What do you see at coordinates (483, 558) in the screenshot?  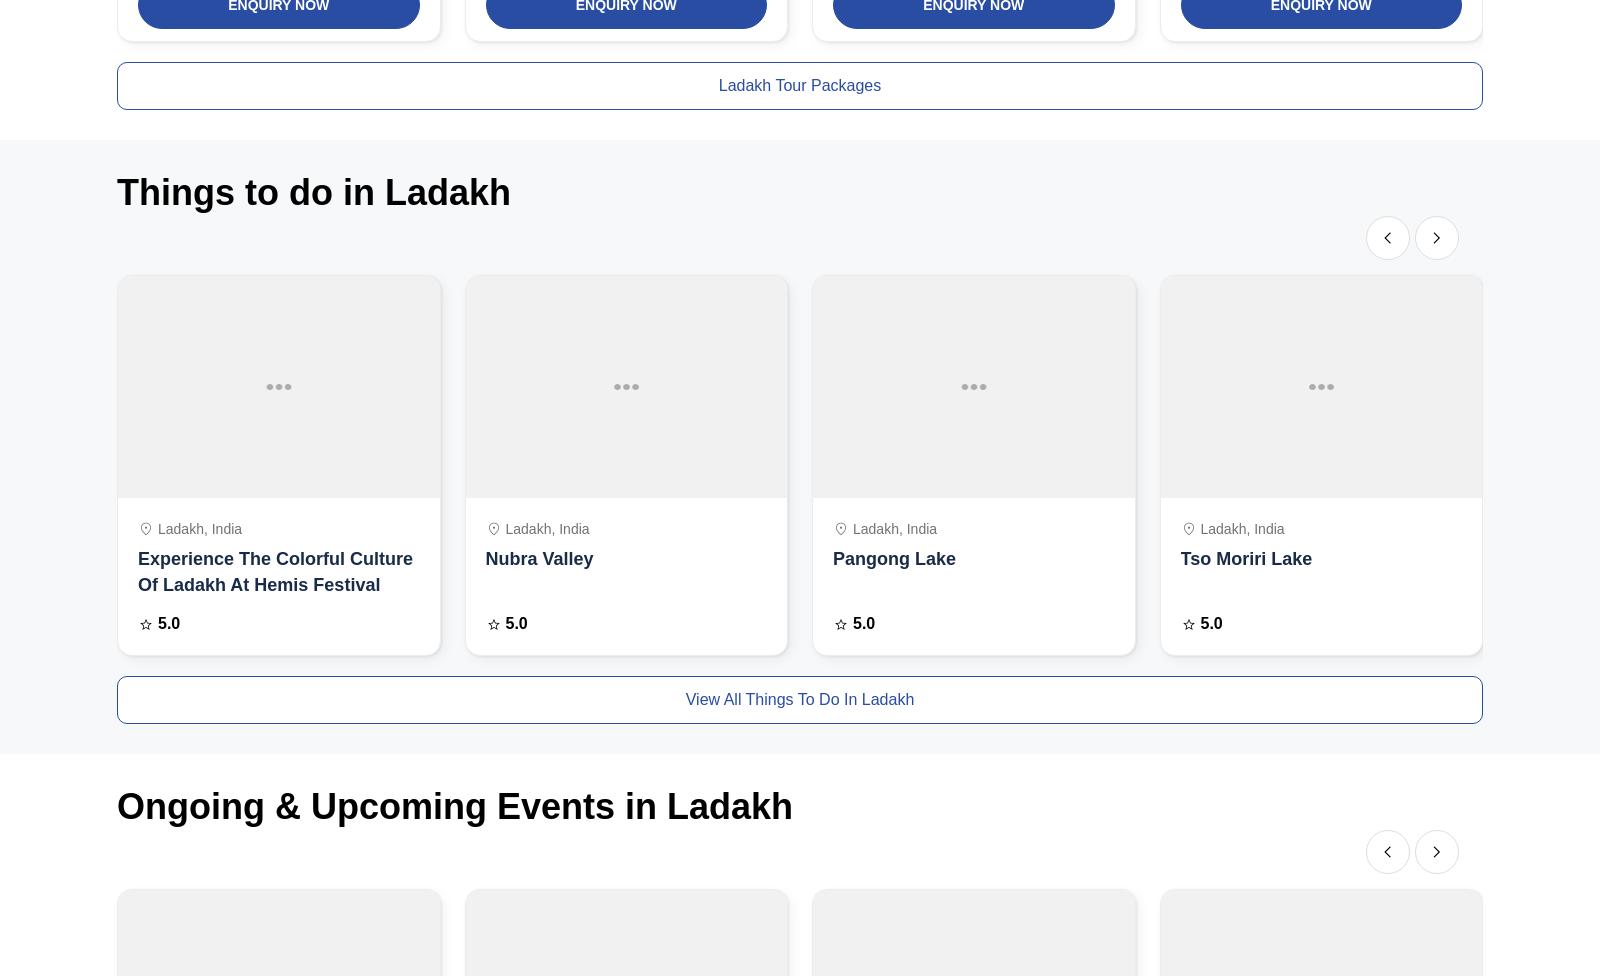 I see `'Nubra Valley'` at bounding box center [483, 558].